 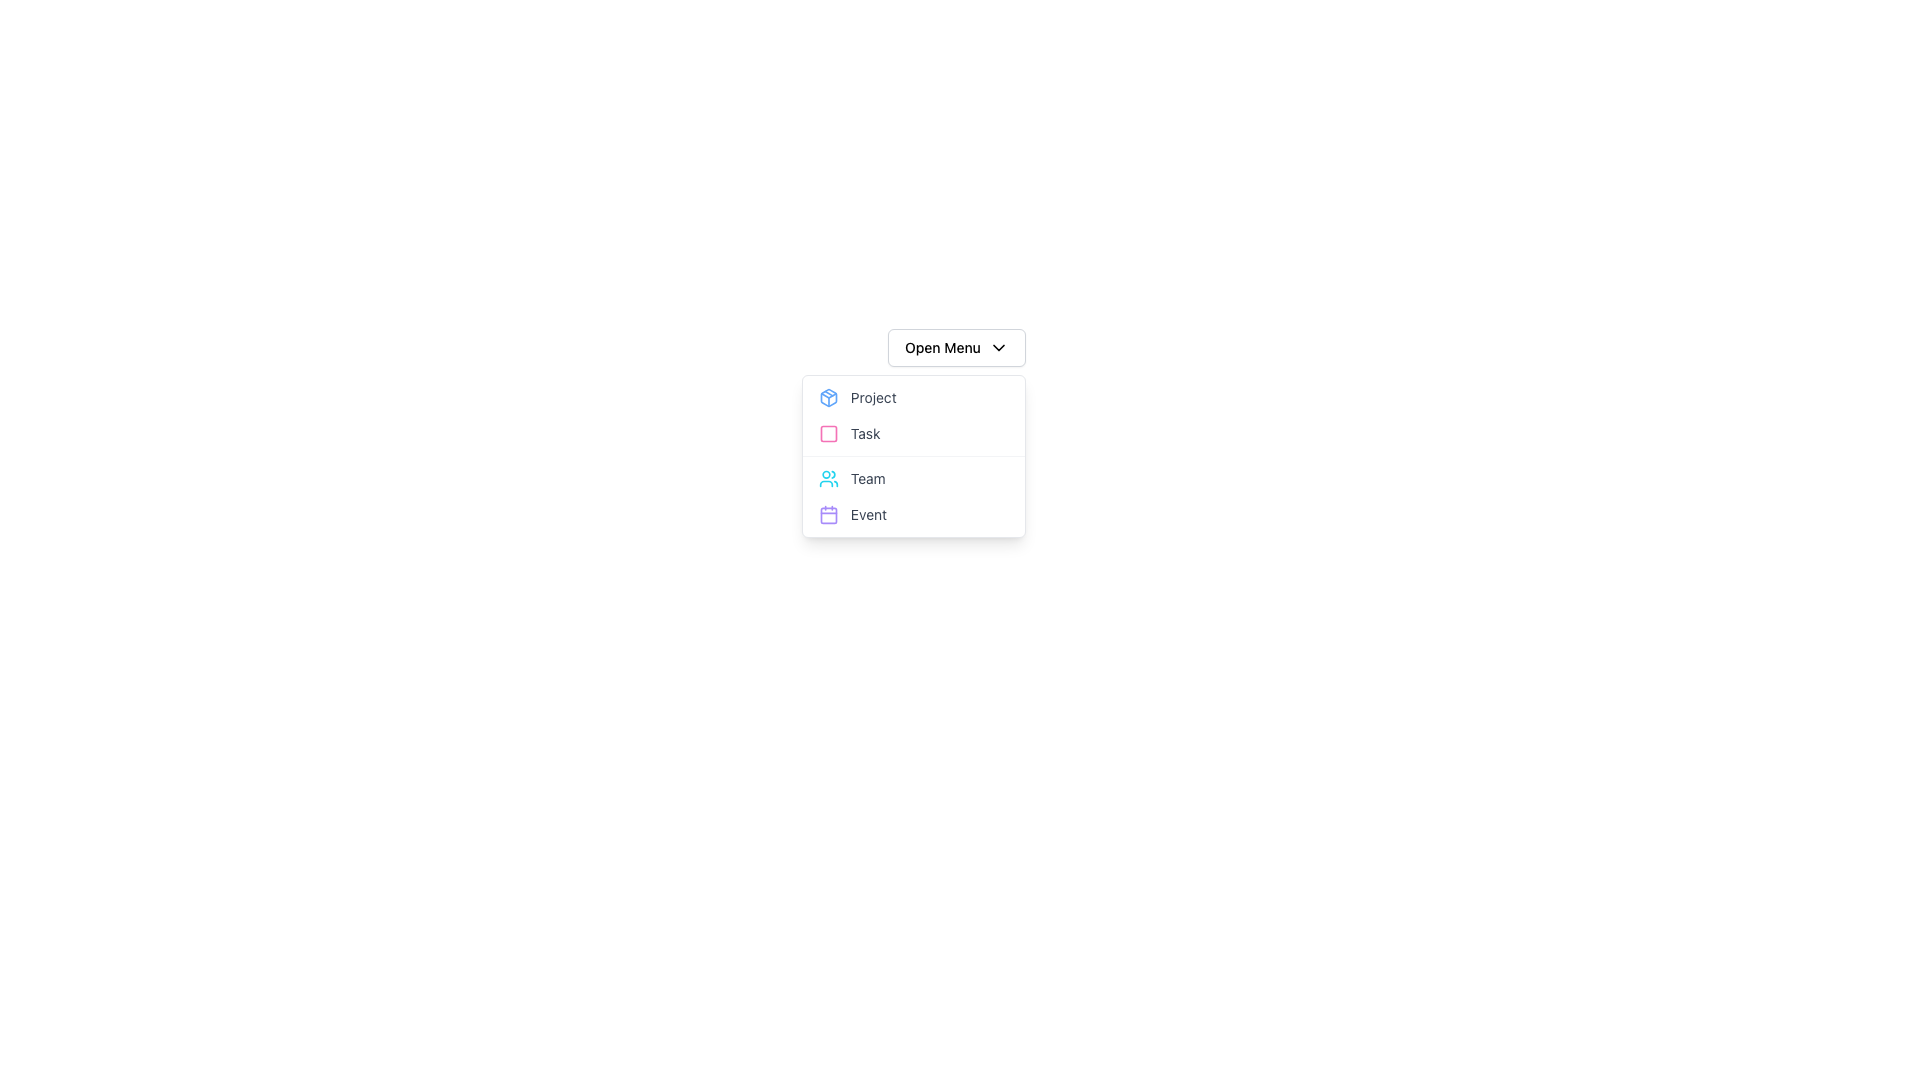 I want to click on the 'Event' option in the navigational menu located below the 'Open Menu' button, specifically in the second section after 'Project' and 'Task', so click(x=912, y=495).